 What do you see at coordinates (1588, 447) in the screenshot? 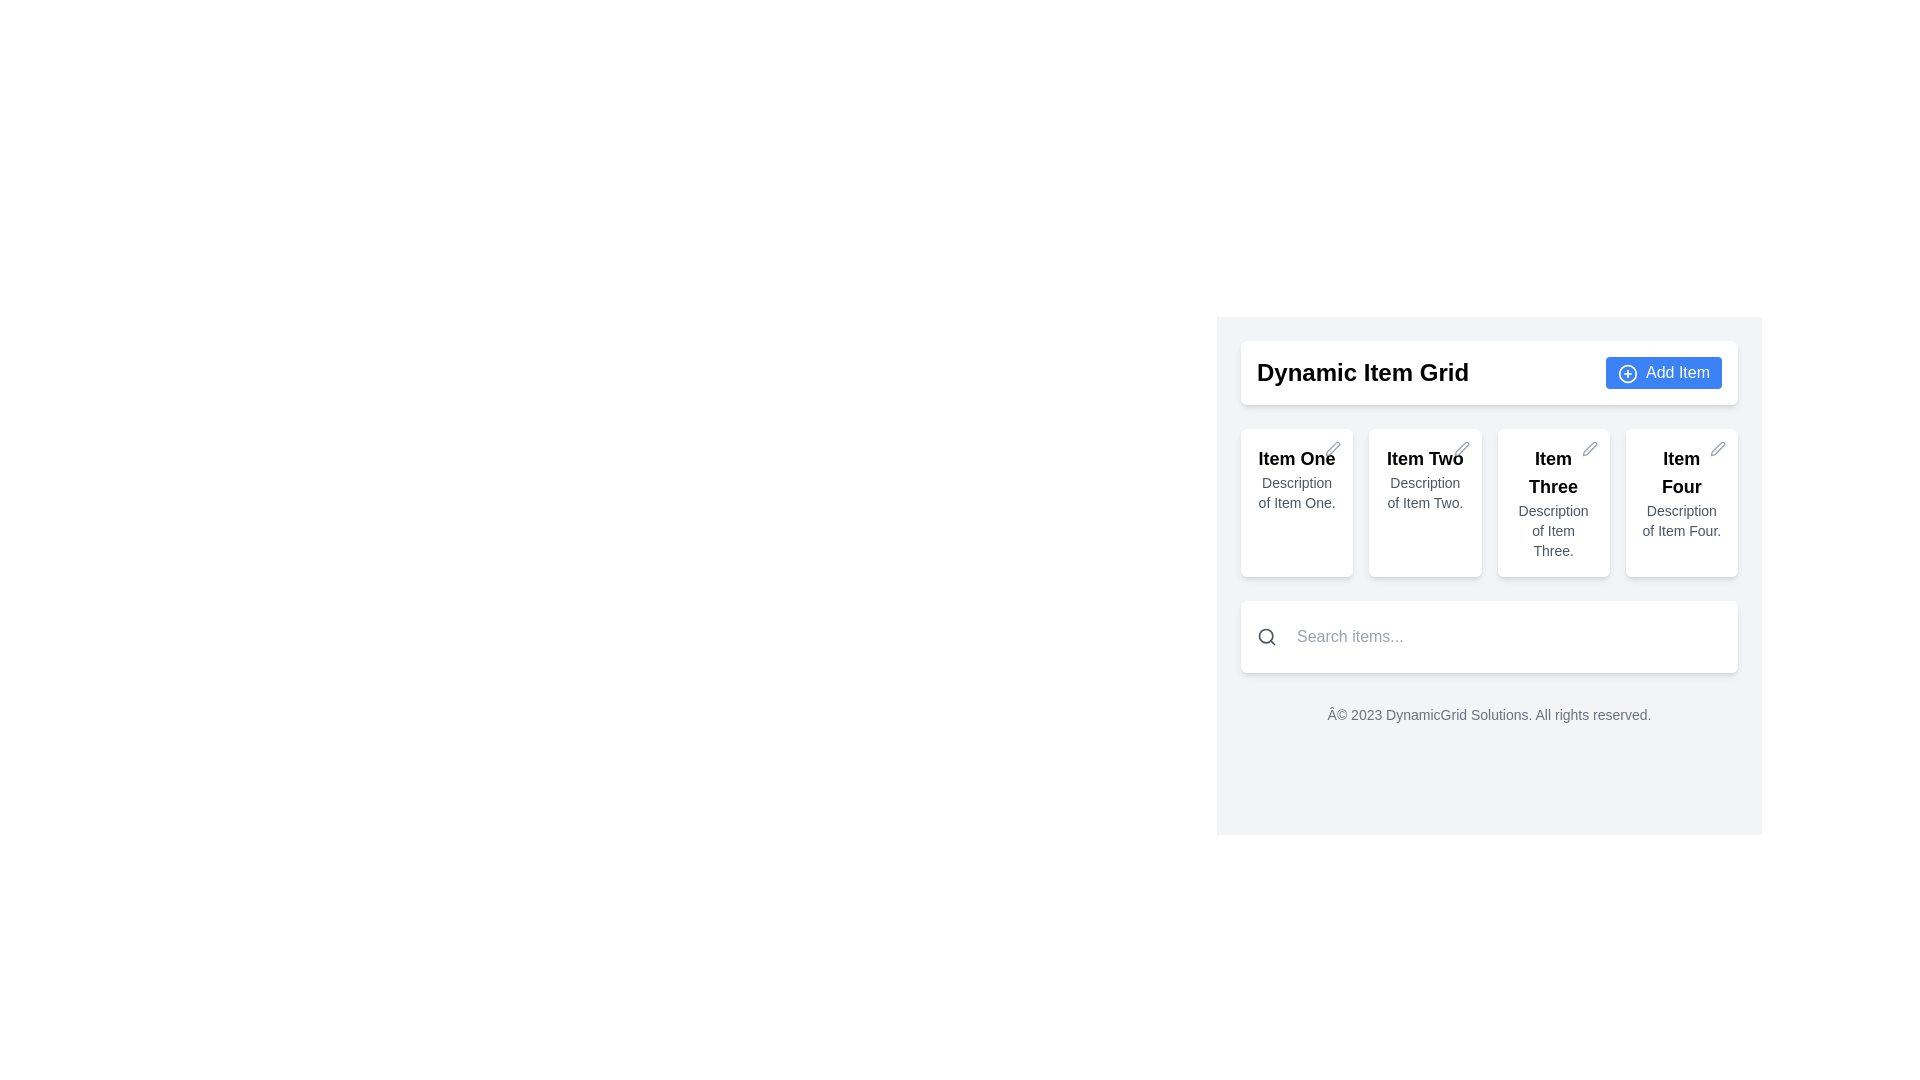
I see `the icon button with an editing pen design located at the top-right corner of the card labeled 'Item Three'` at bounding box center [1588, 447].